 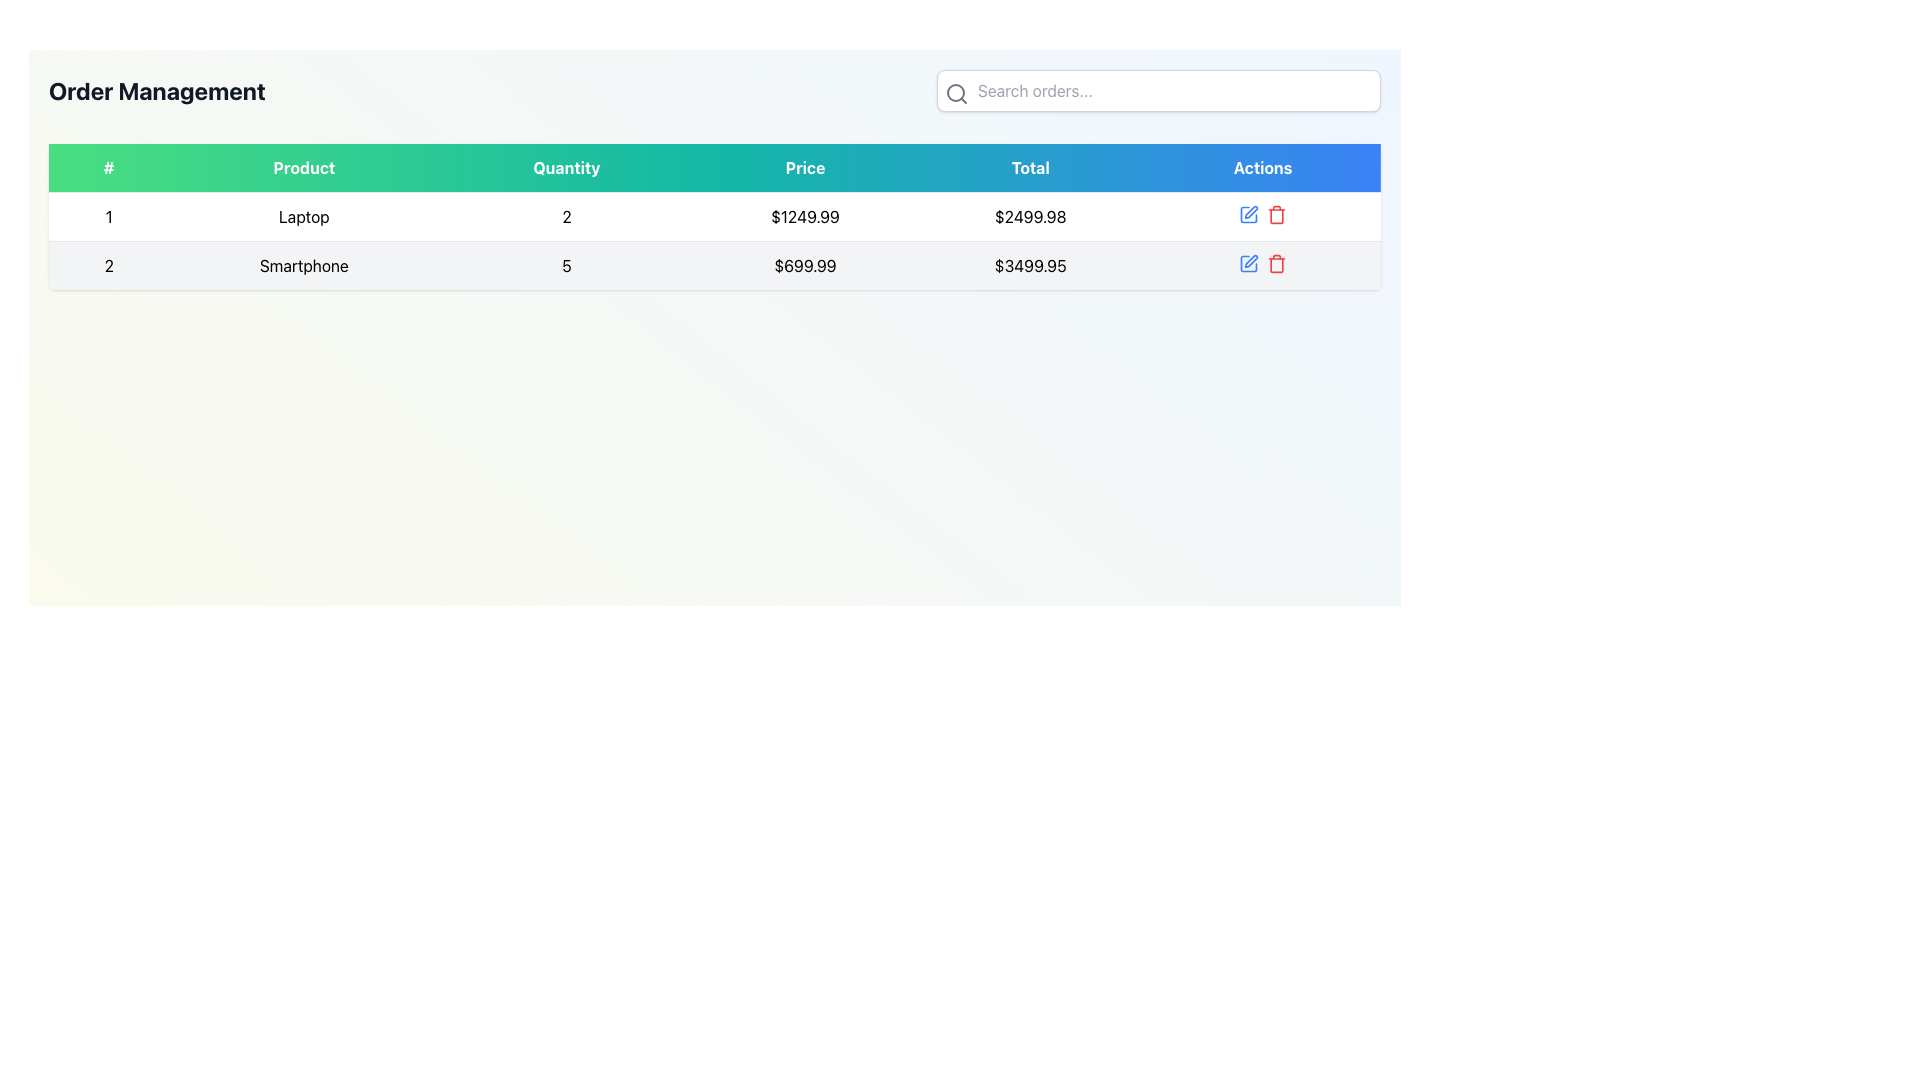 I want to click on the quantity text label for the Laptop product located in the third column of the first row in the table, positioned between 'Laptop' and '$1249.99', so click(x=565, y=216).